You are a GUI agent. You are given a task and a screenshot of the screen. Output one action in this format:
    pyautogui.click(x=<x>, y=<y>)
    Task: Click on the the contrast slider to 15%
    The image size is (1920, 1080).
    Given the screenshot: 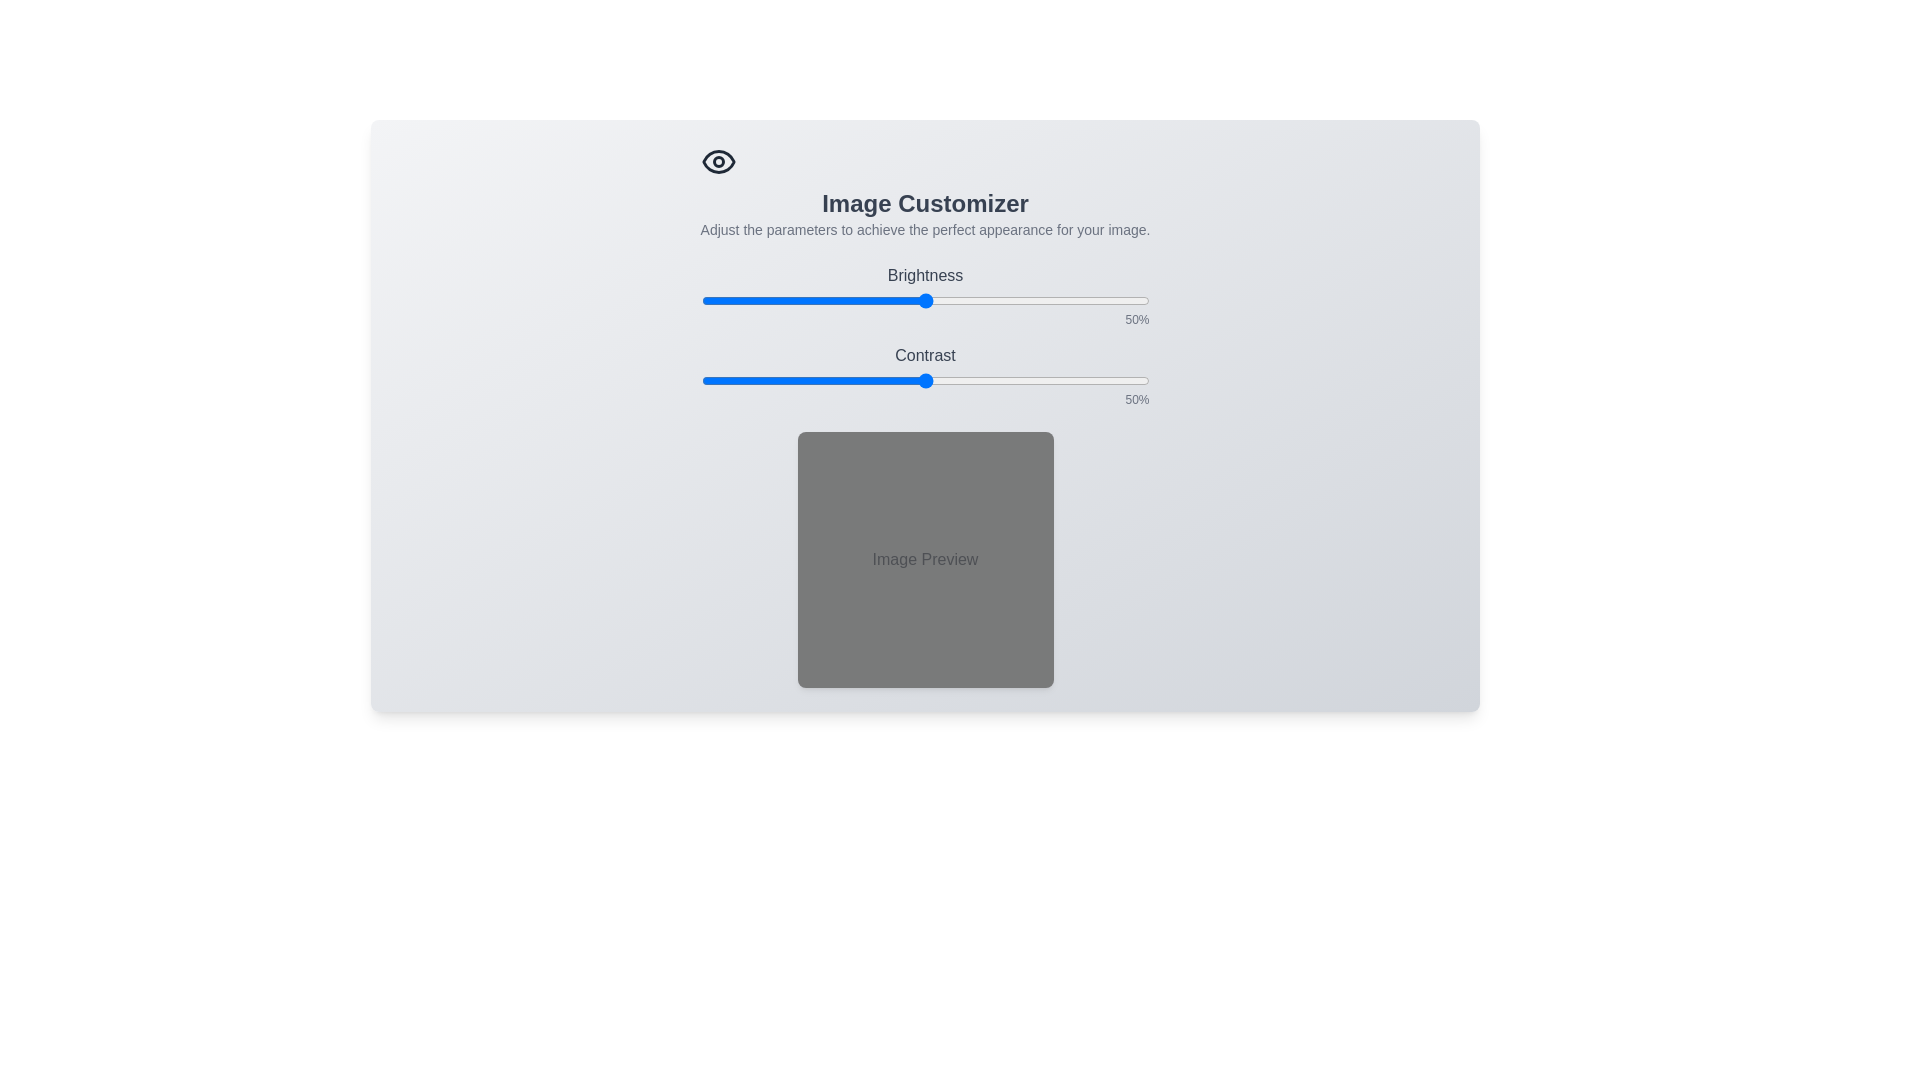 What is the action you would take?
    pyautogui.click(x=767, y=381)
    